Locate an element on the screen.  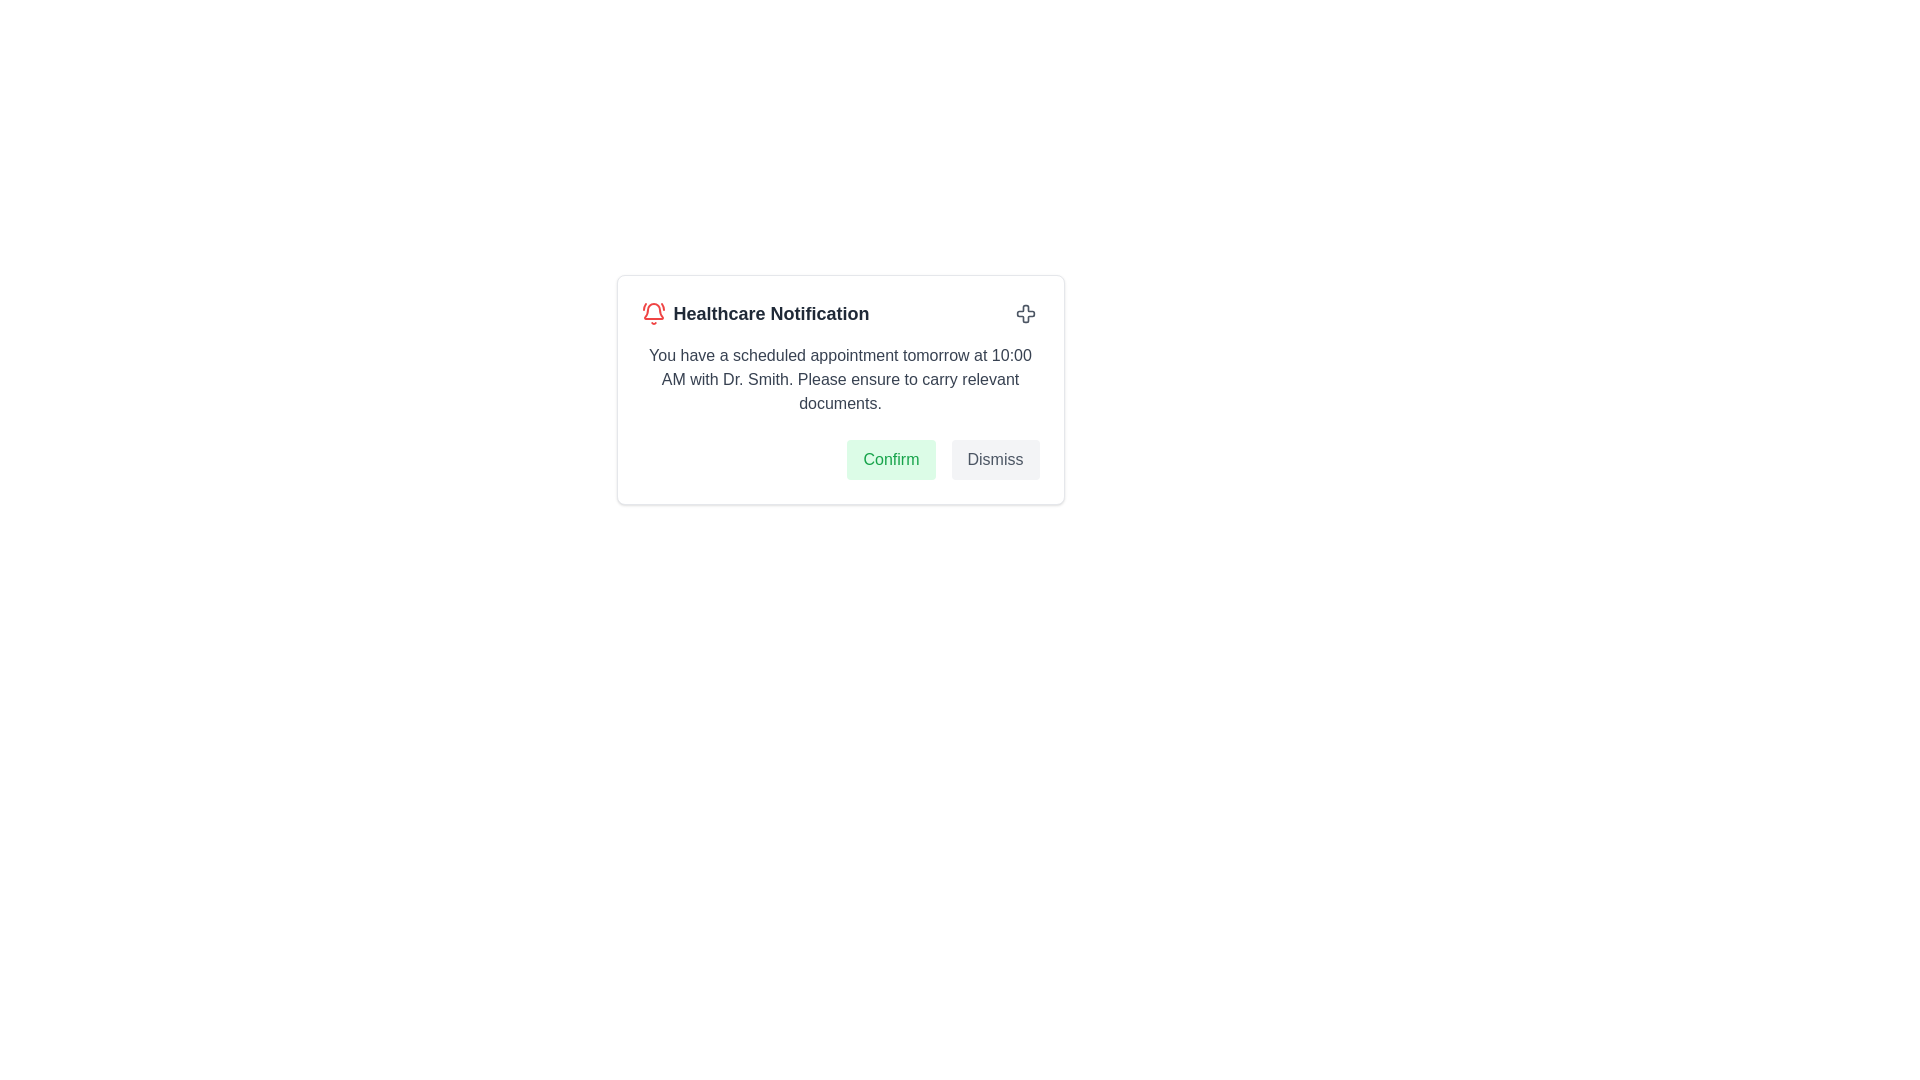
the cross-shaped icon in the upper right corner of the notification panel is located at coordinates (1025, 313).